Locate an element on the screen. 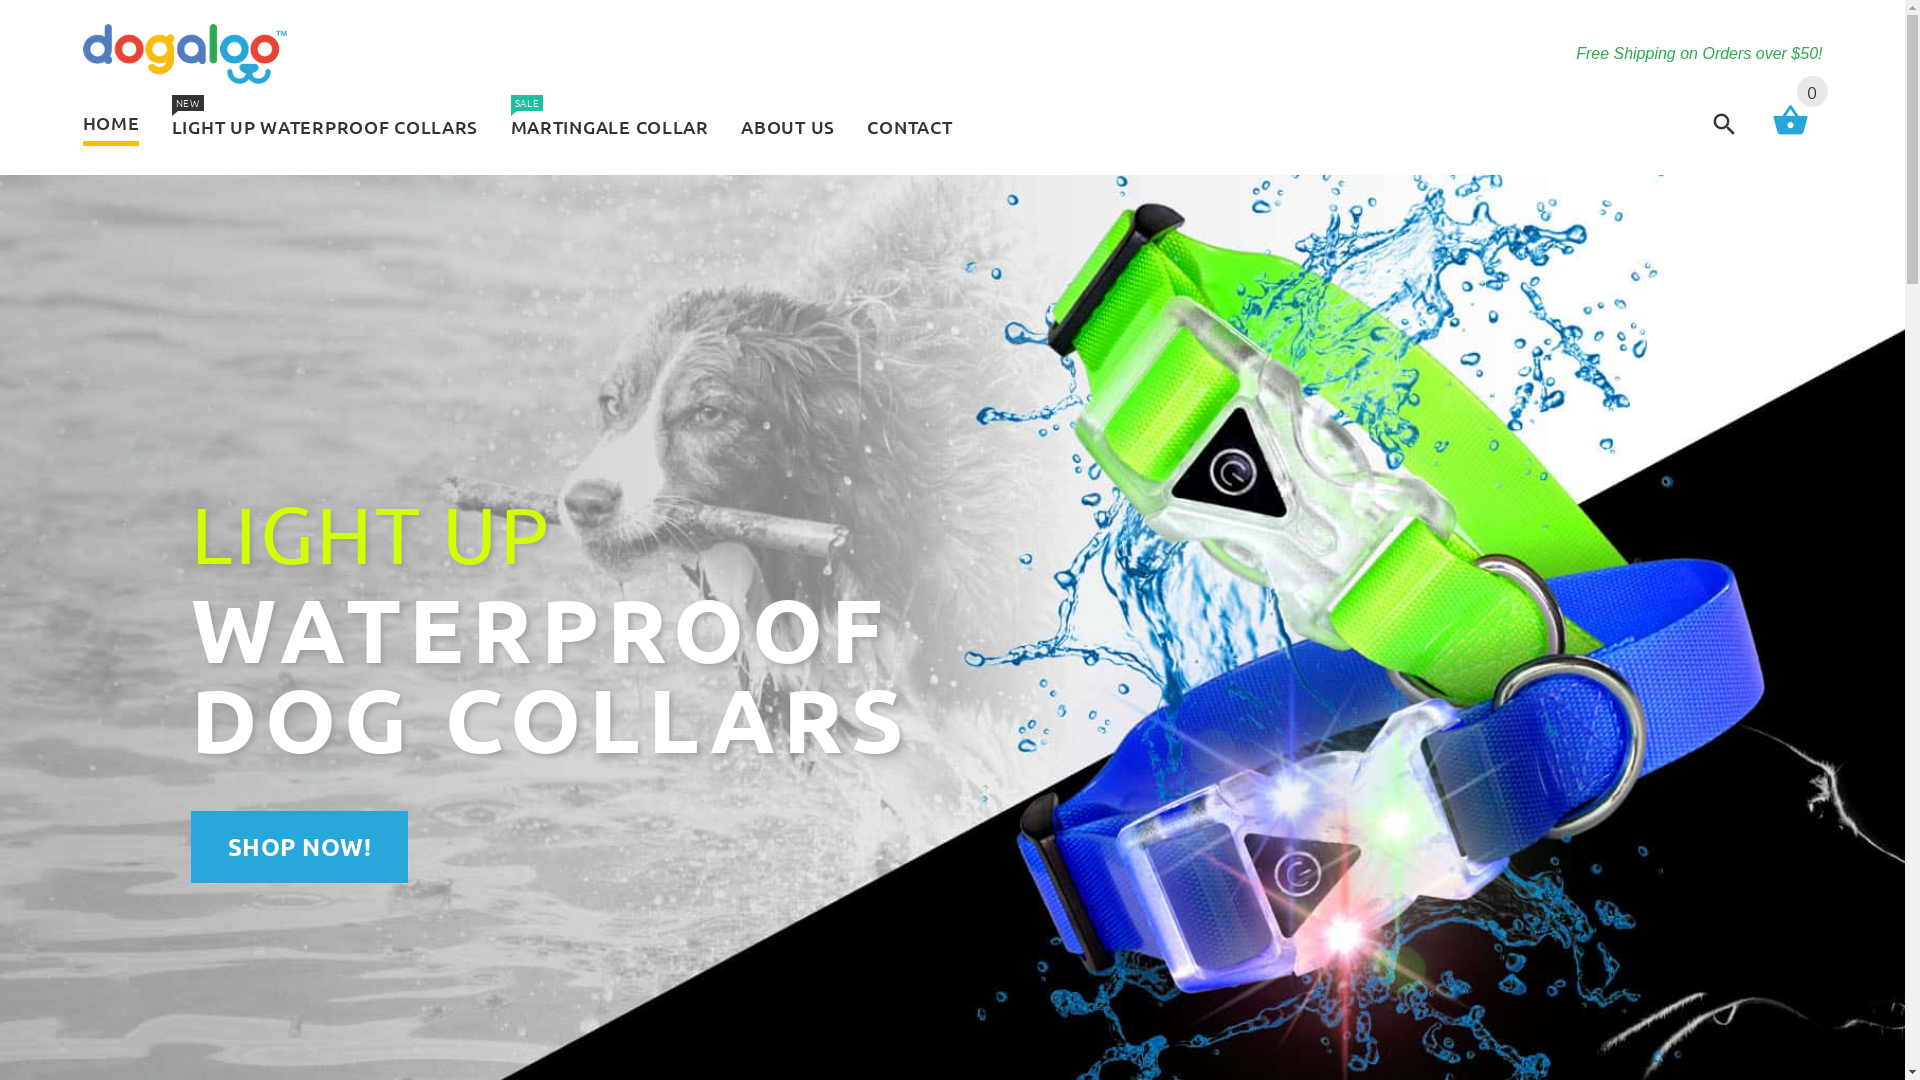 This screenshot has height=1080, width=1920. 'HOME' is located at coordinates (117, 124).